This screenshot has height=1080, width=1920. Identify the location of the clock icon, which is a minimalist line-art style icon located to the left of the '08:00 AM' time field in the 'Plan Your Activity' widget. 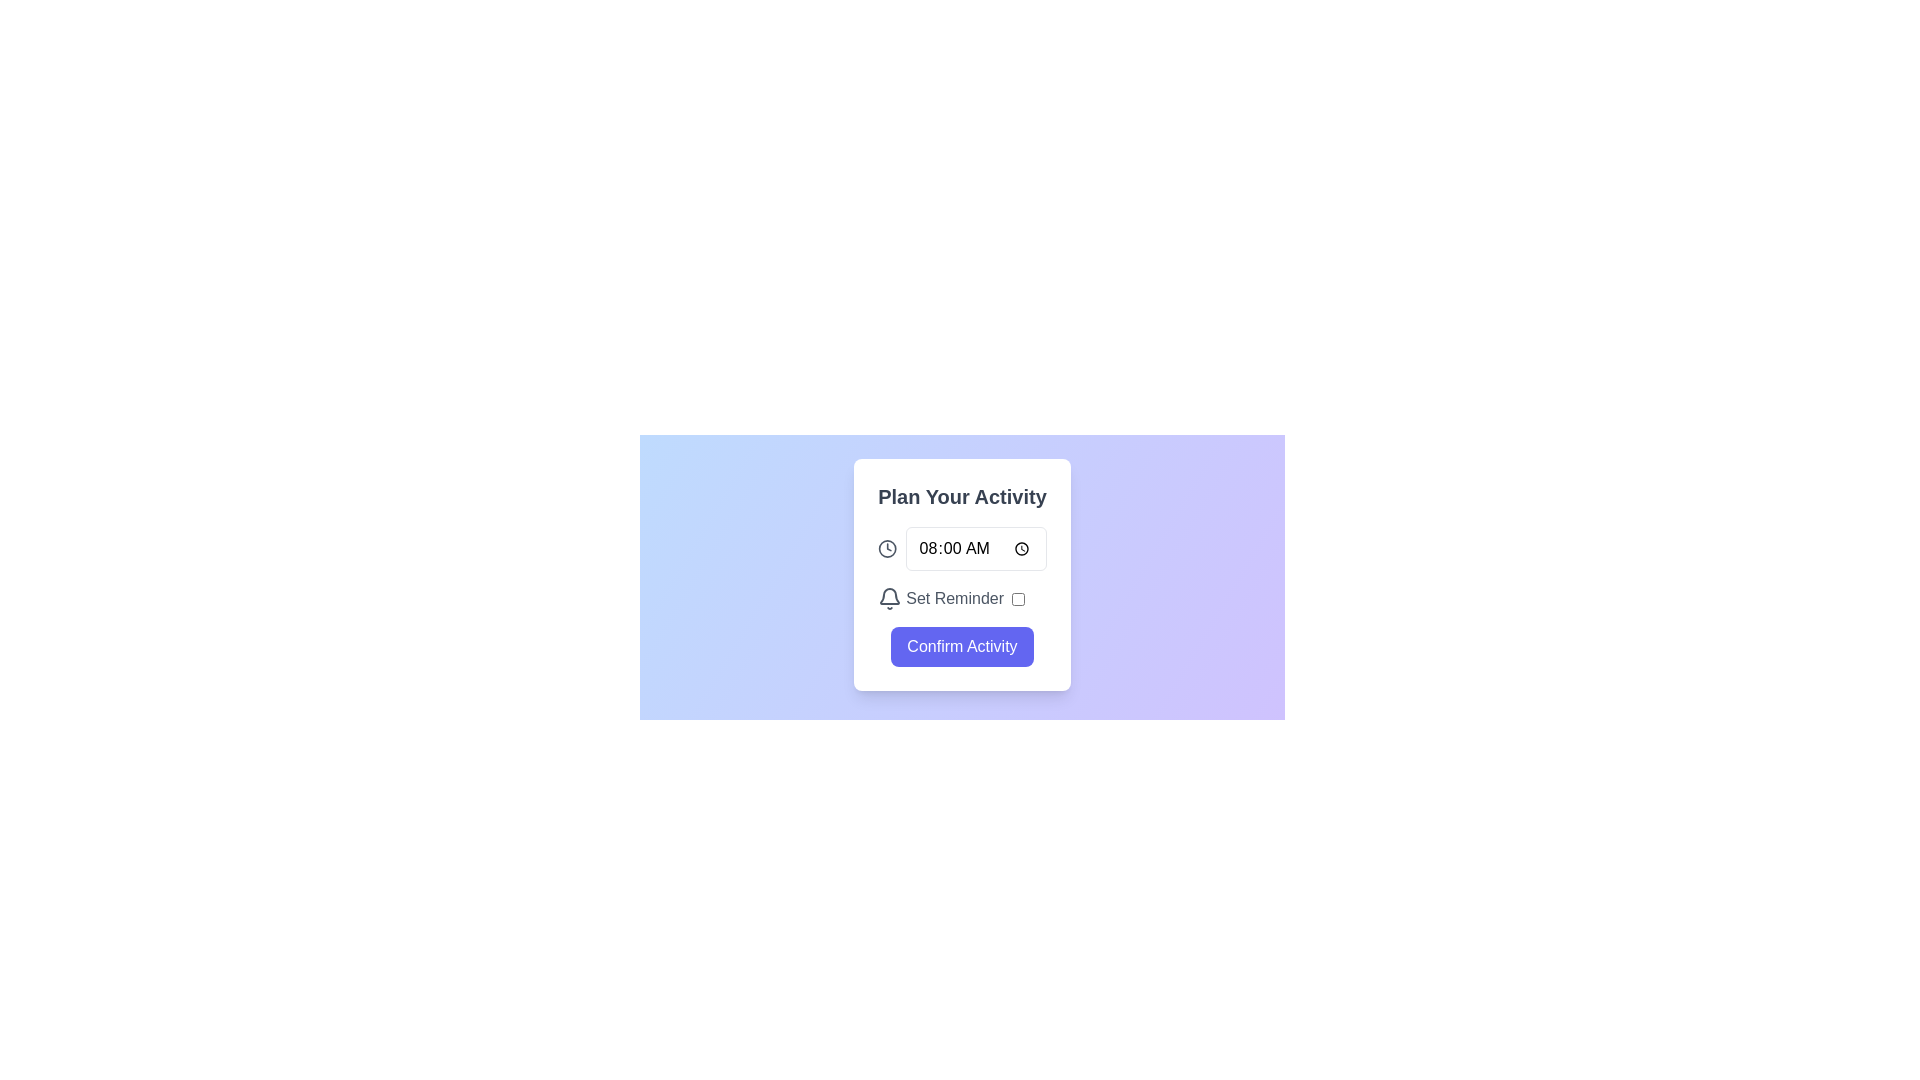
(886, 548).